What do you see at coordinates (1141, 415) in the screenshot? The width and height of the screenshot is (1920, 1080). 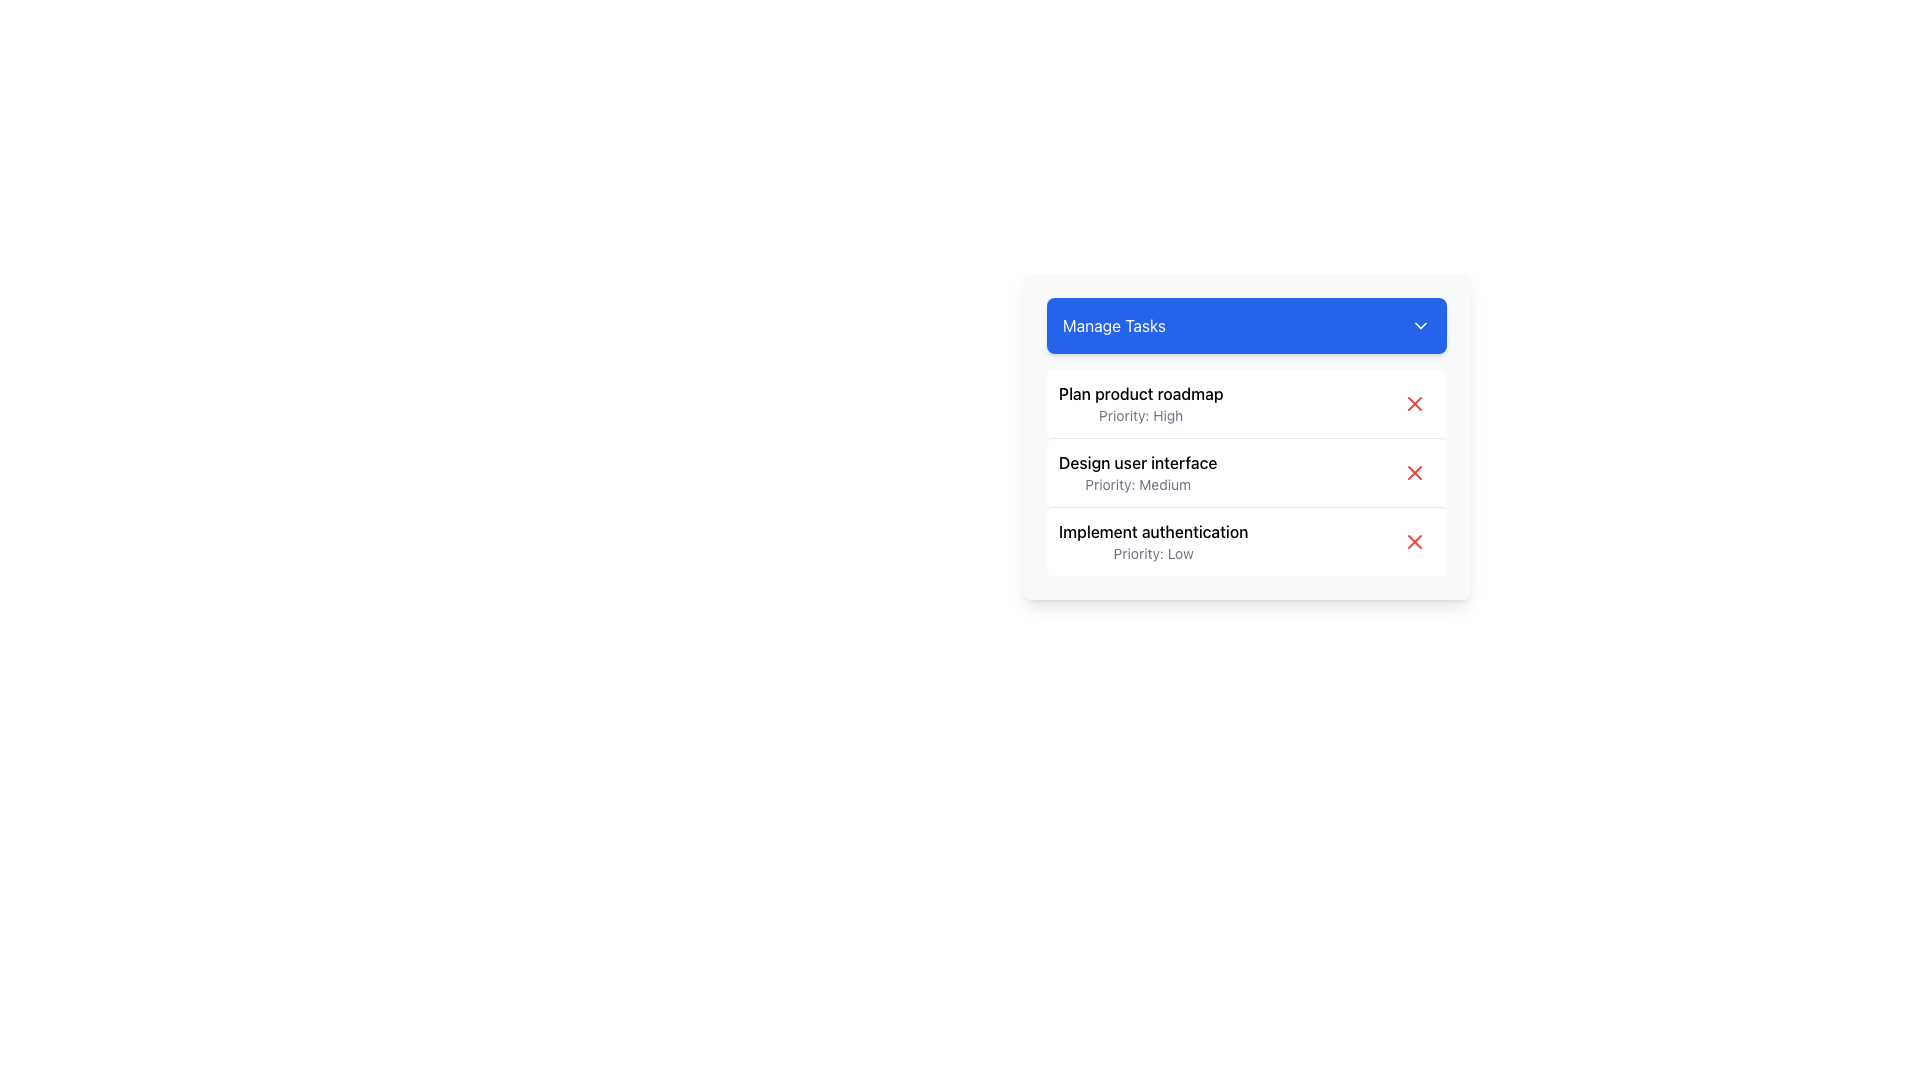 I see `the 'High' priority text label located below the 'Plan product roadmap' text, which indicates the task's priority level` at bounding box center [1141, 415].